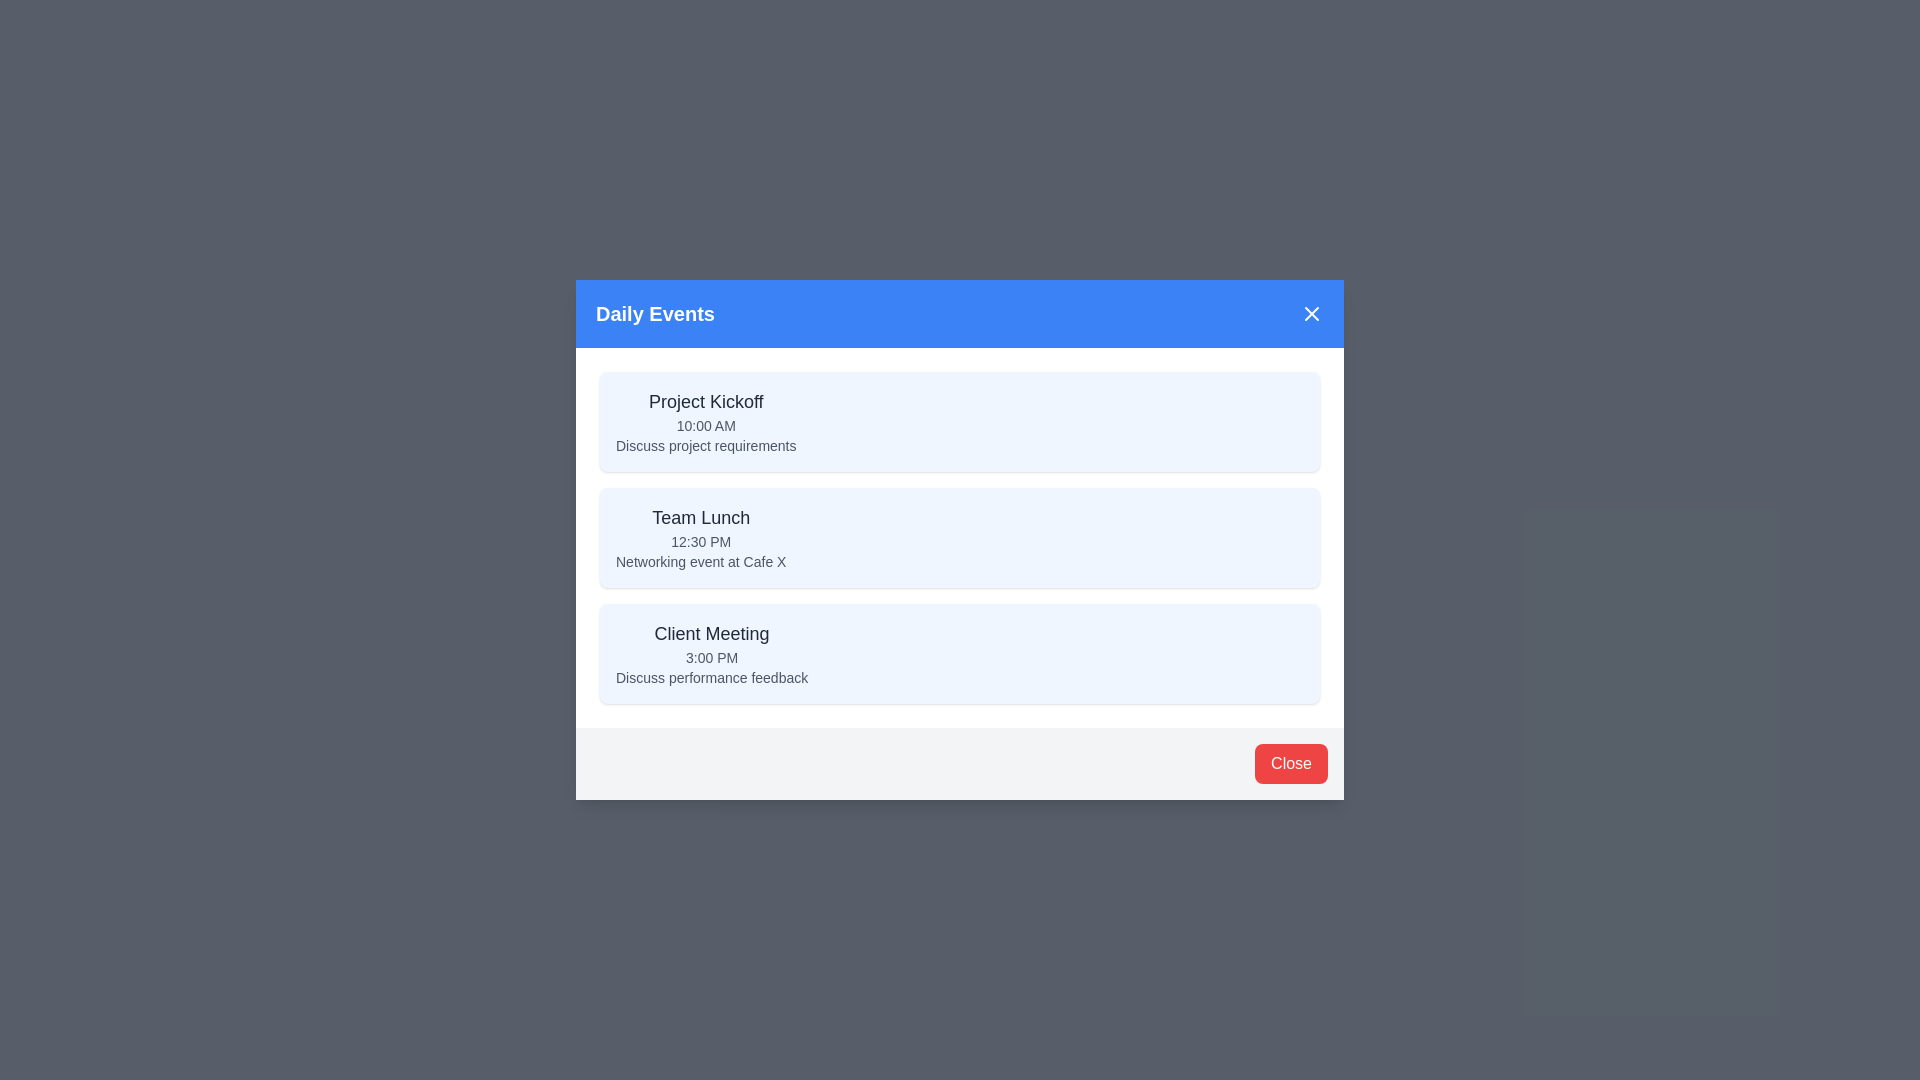  Describe the element at coordinates (1291, 763) in the screenshot. I see `the close button to close the dialog` at that location.